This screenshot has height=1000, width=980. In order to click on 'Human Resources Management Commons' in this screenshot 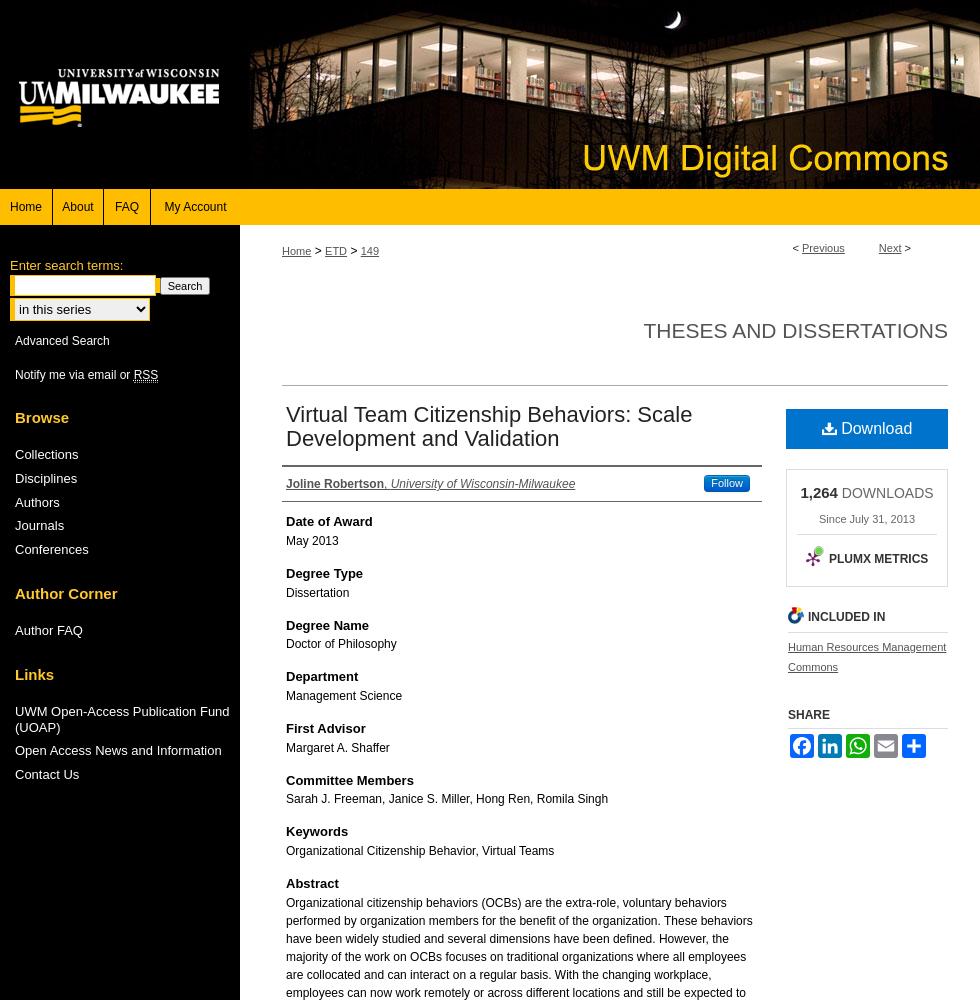, I will do `click(867, 656)`.